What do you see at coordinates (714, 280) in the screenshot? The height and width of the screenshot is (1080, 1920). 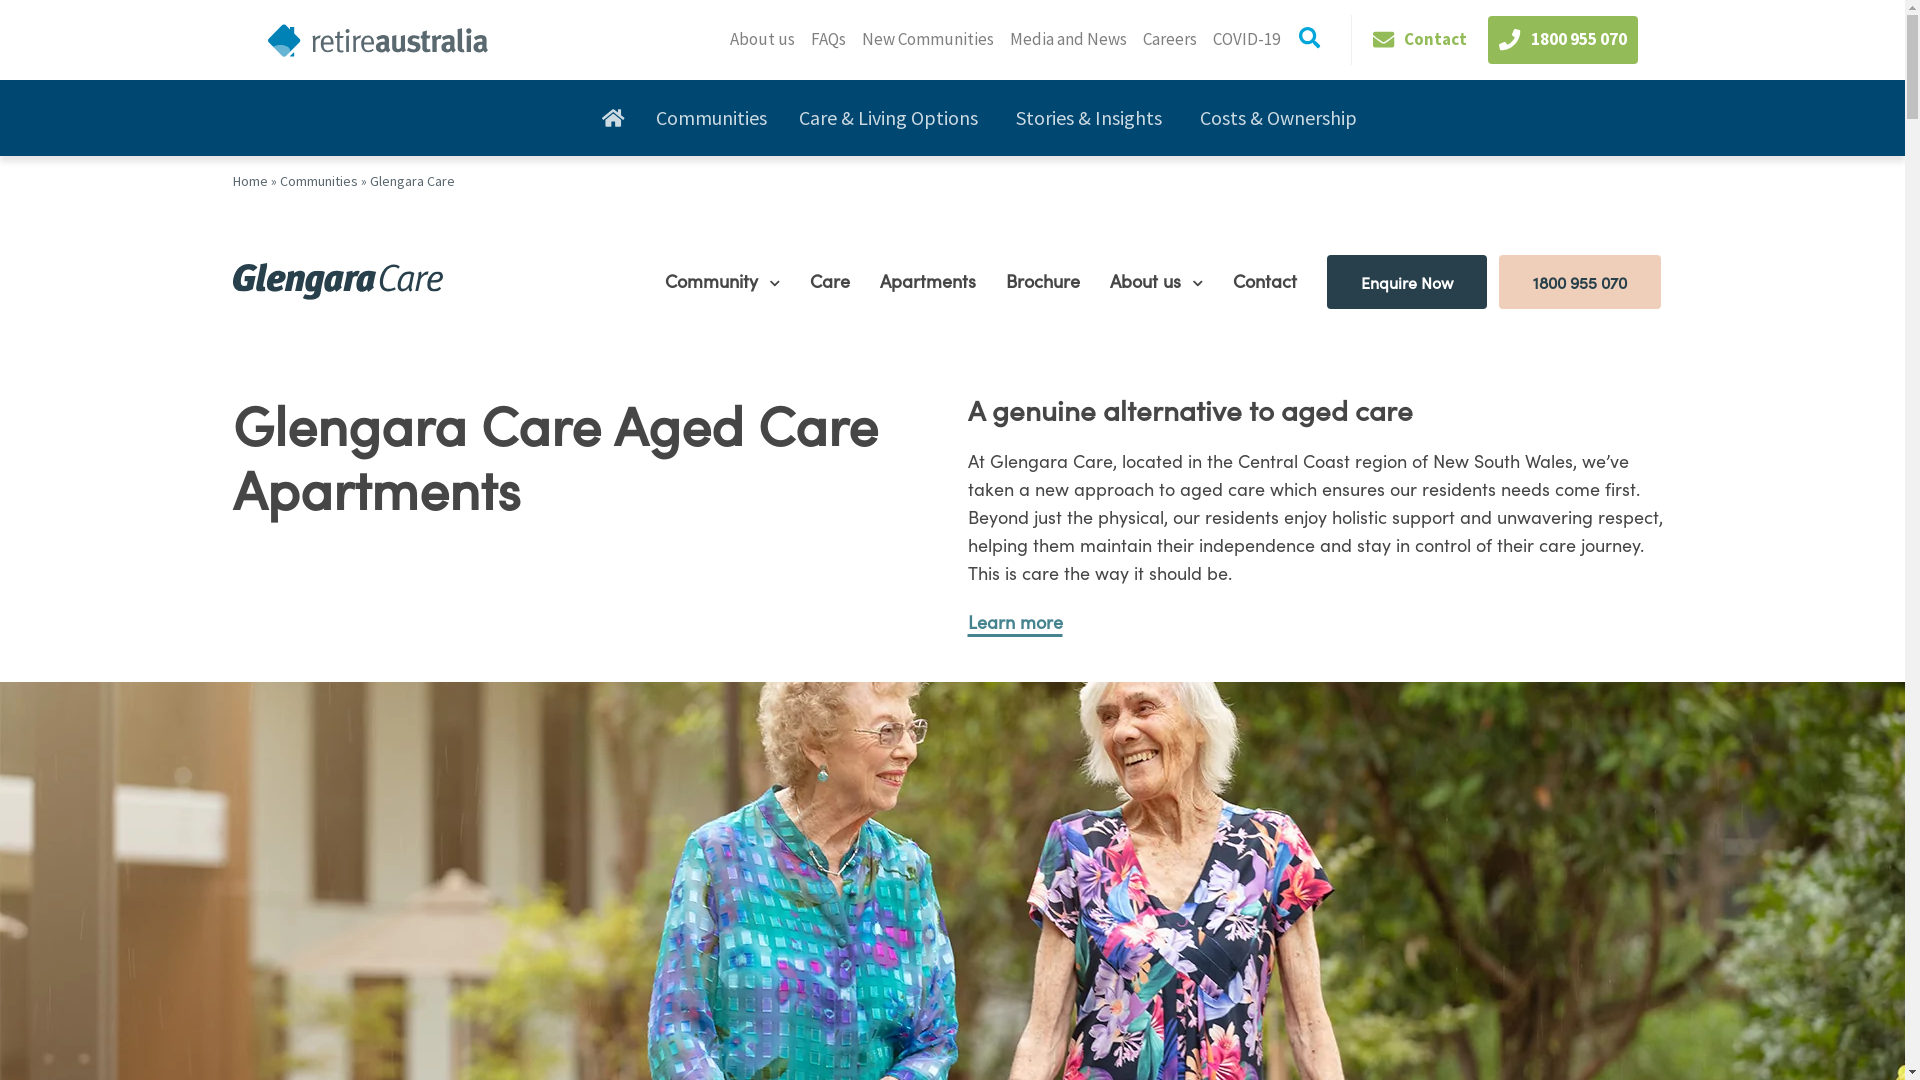 I see `'Community'` at bounding box center [714, 280].